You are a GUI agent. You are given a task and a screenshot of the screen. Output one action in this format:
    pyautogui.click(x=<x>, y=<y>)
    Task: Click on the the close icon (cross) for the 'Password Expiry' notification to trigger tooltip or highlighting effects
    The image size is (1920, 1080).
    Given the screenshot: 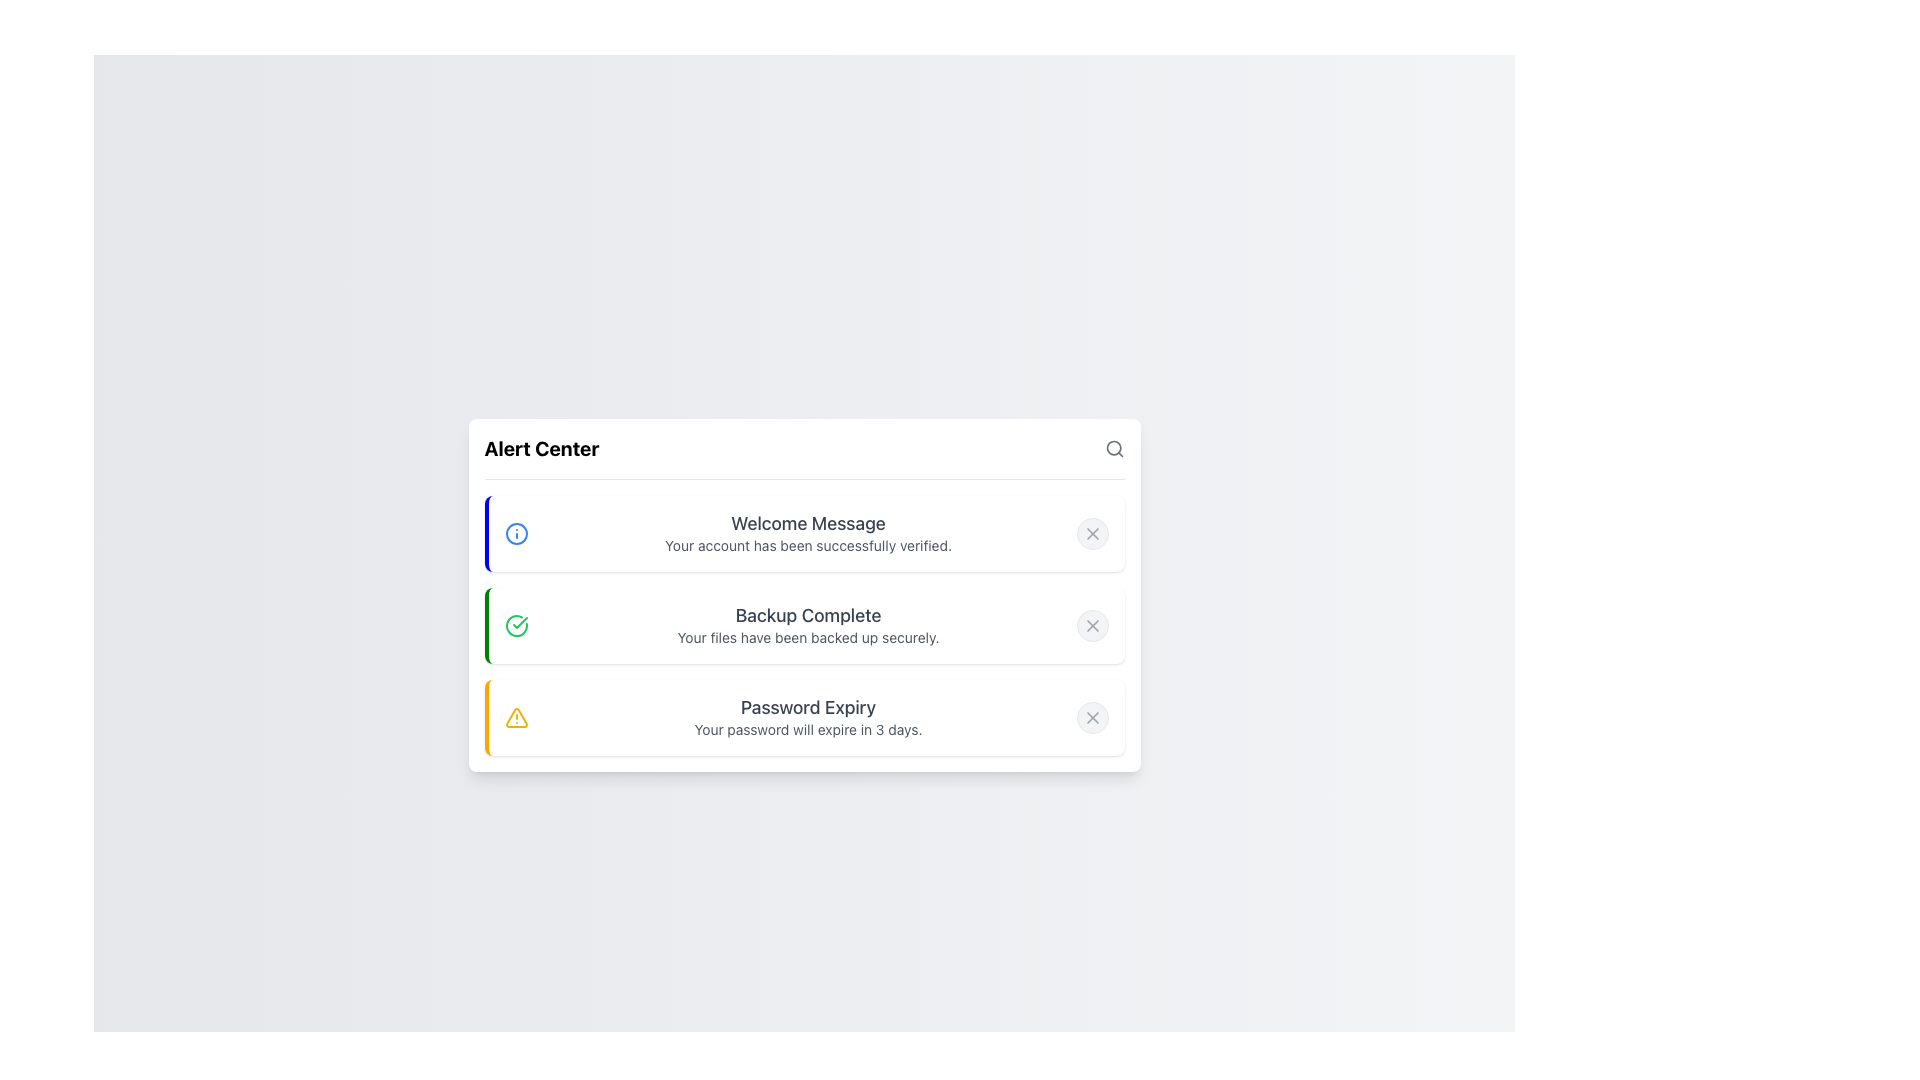 What is the action you would take?
    pyautogui.click(x=1091, y=716)
    